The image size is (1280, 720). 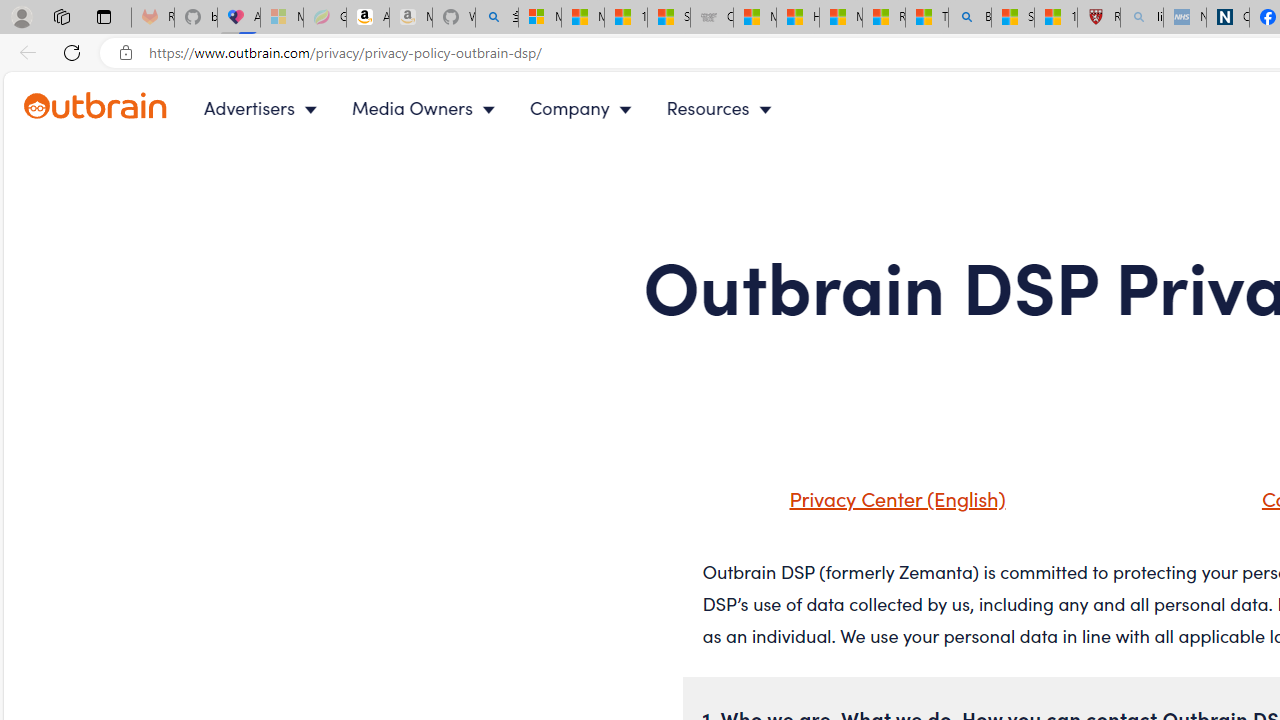 What do you see at coordinates (712, 17) in the screenshot?
I see `'Combat Siege'` at bounding box center [712, 17].